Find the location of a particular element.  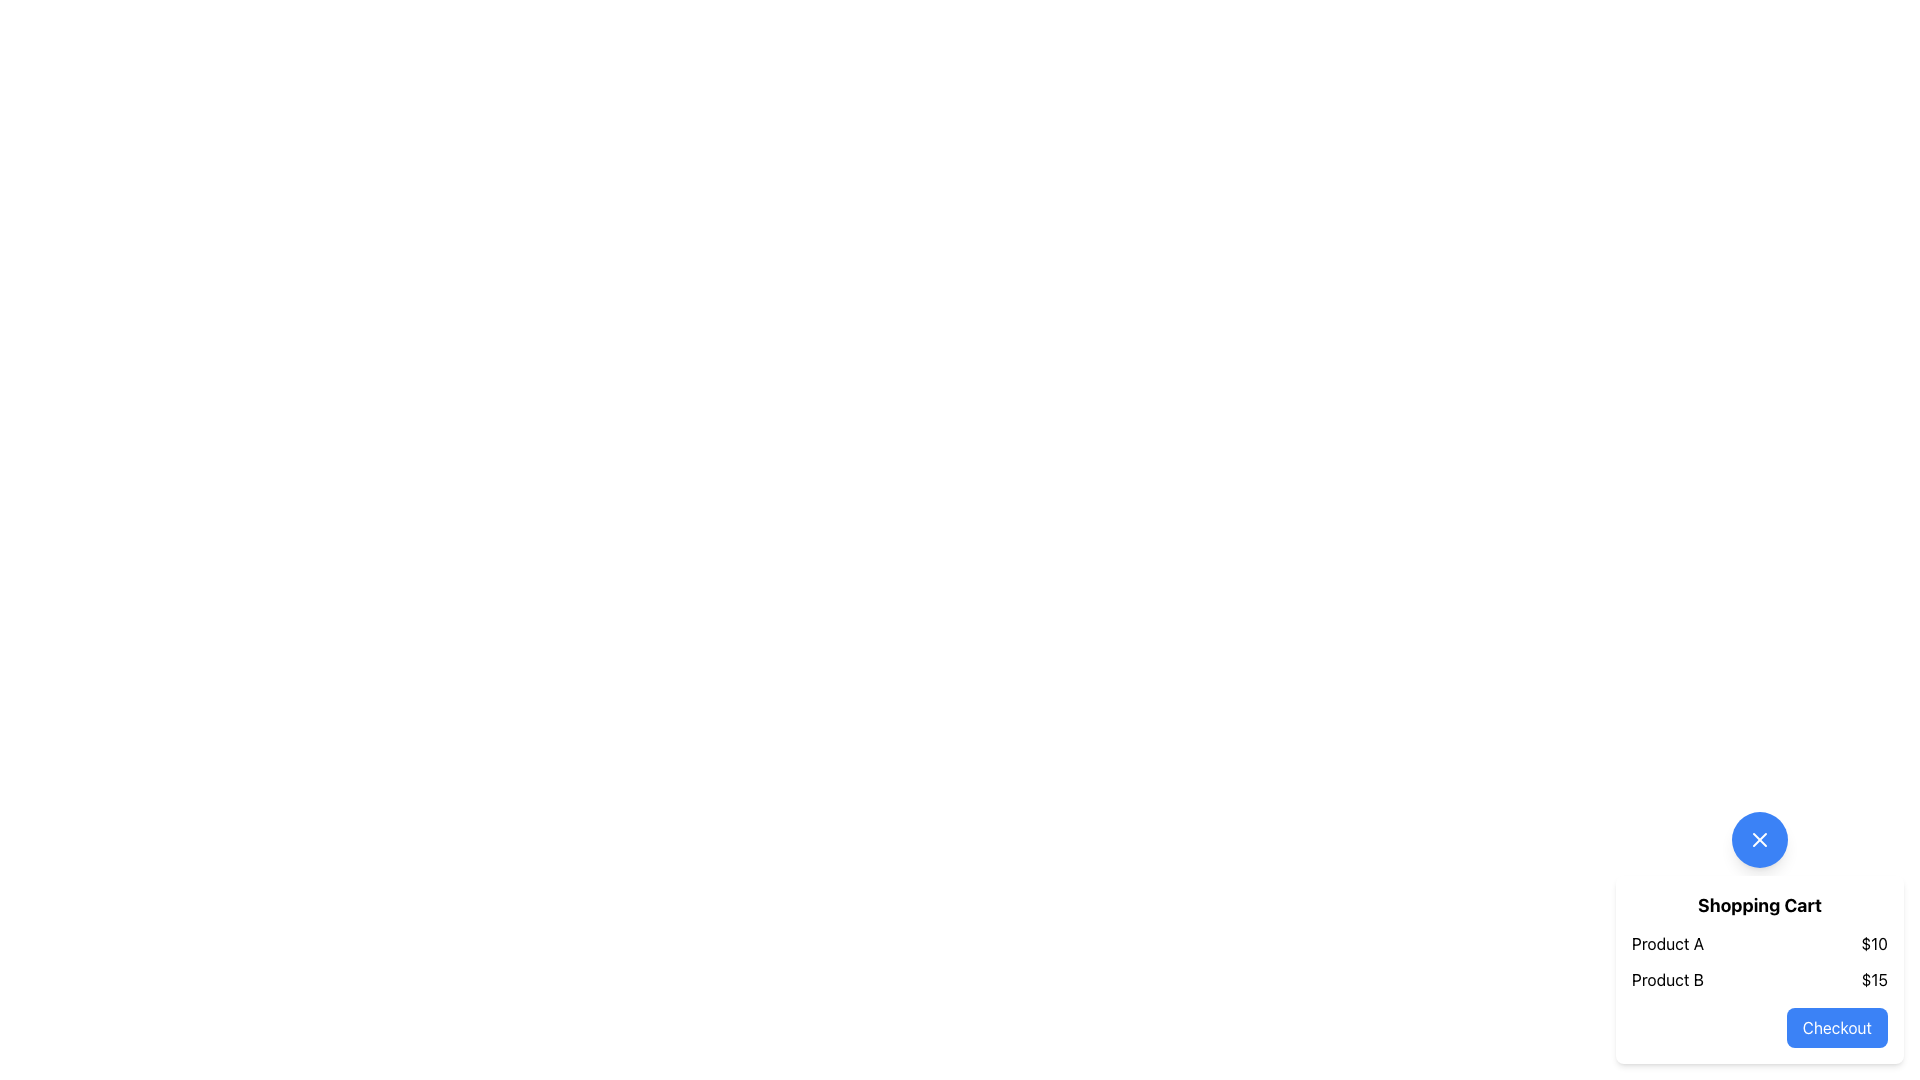

the text label displaying 'Product A' in the shopping cart section, which is styled in a standard sans-serif font and positioned to the left of the price label ('$10') is located at coordinates (1668, 944).